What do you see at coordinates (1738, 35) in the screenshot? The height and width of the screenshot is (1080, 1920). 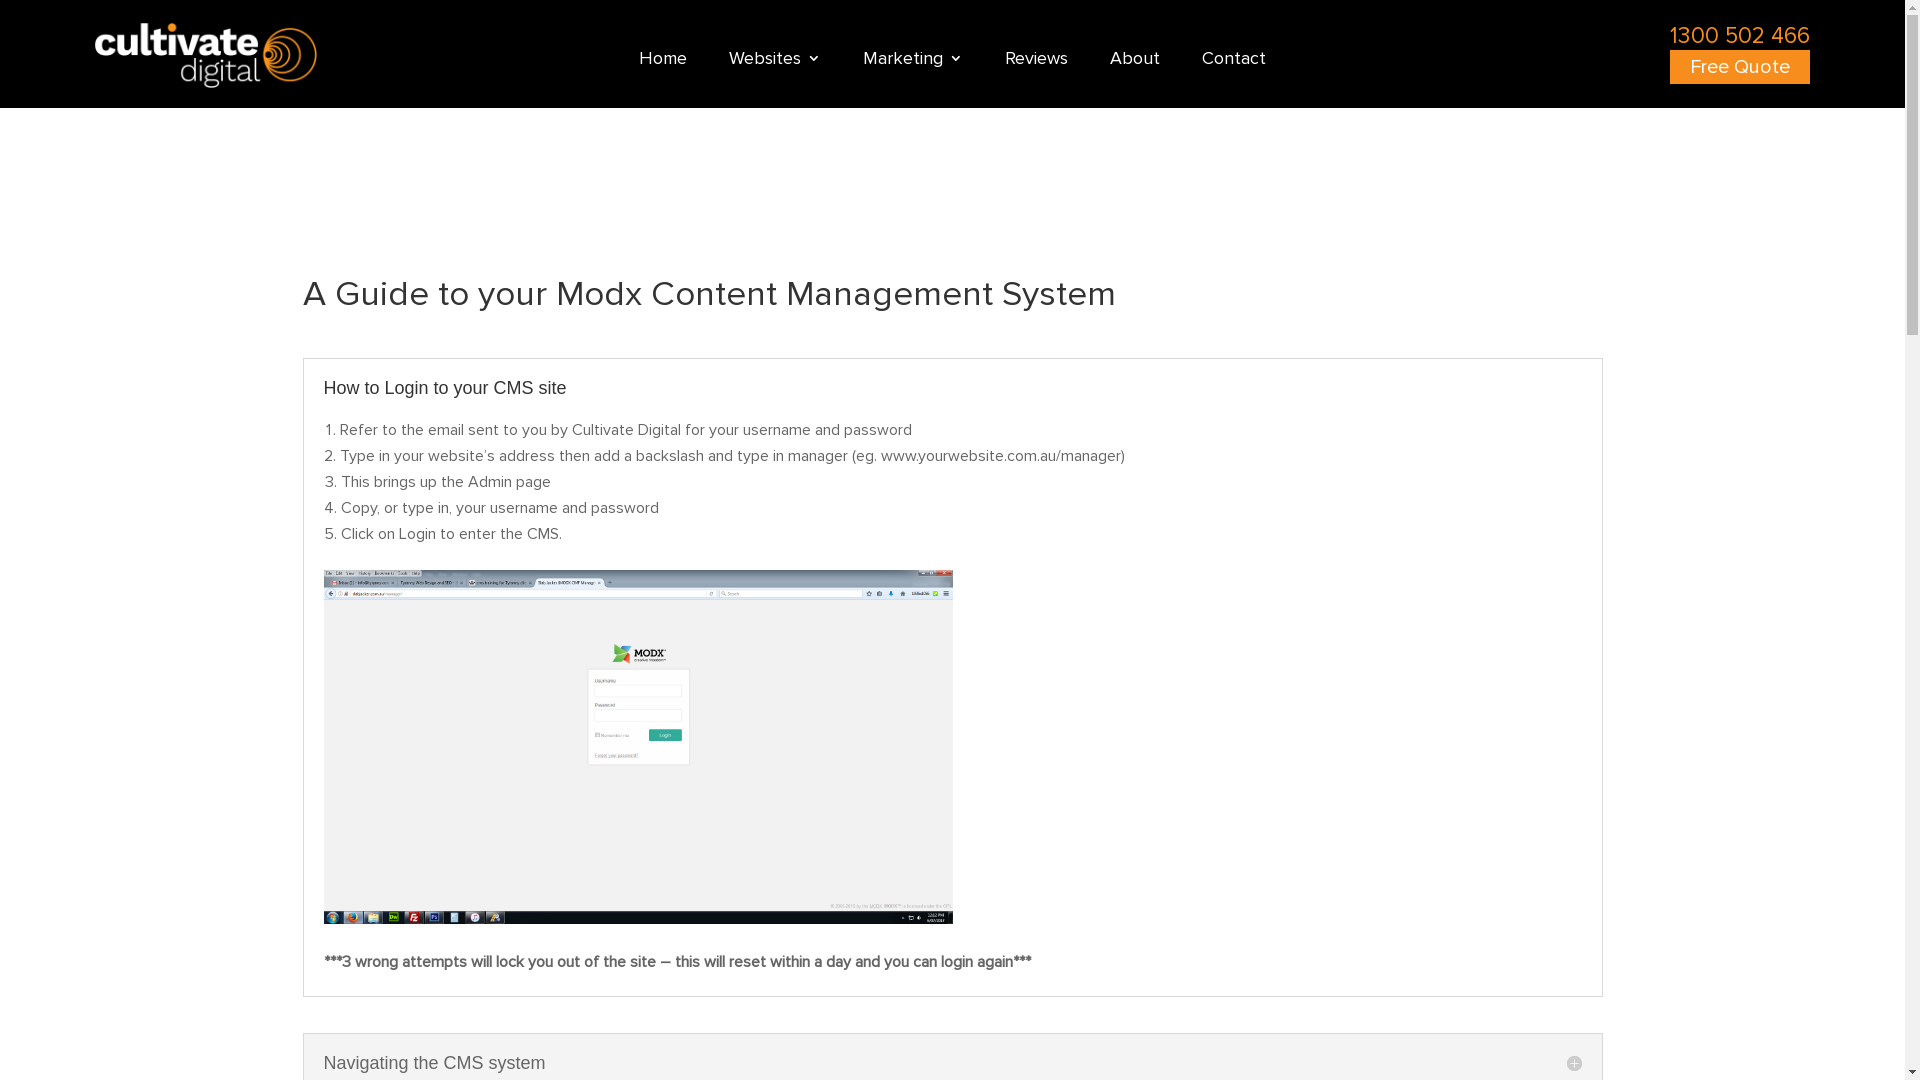 I see `'1300 502 466'` at bounding box center [1738, 35].